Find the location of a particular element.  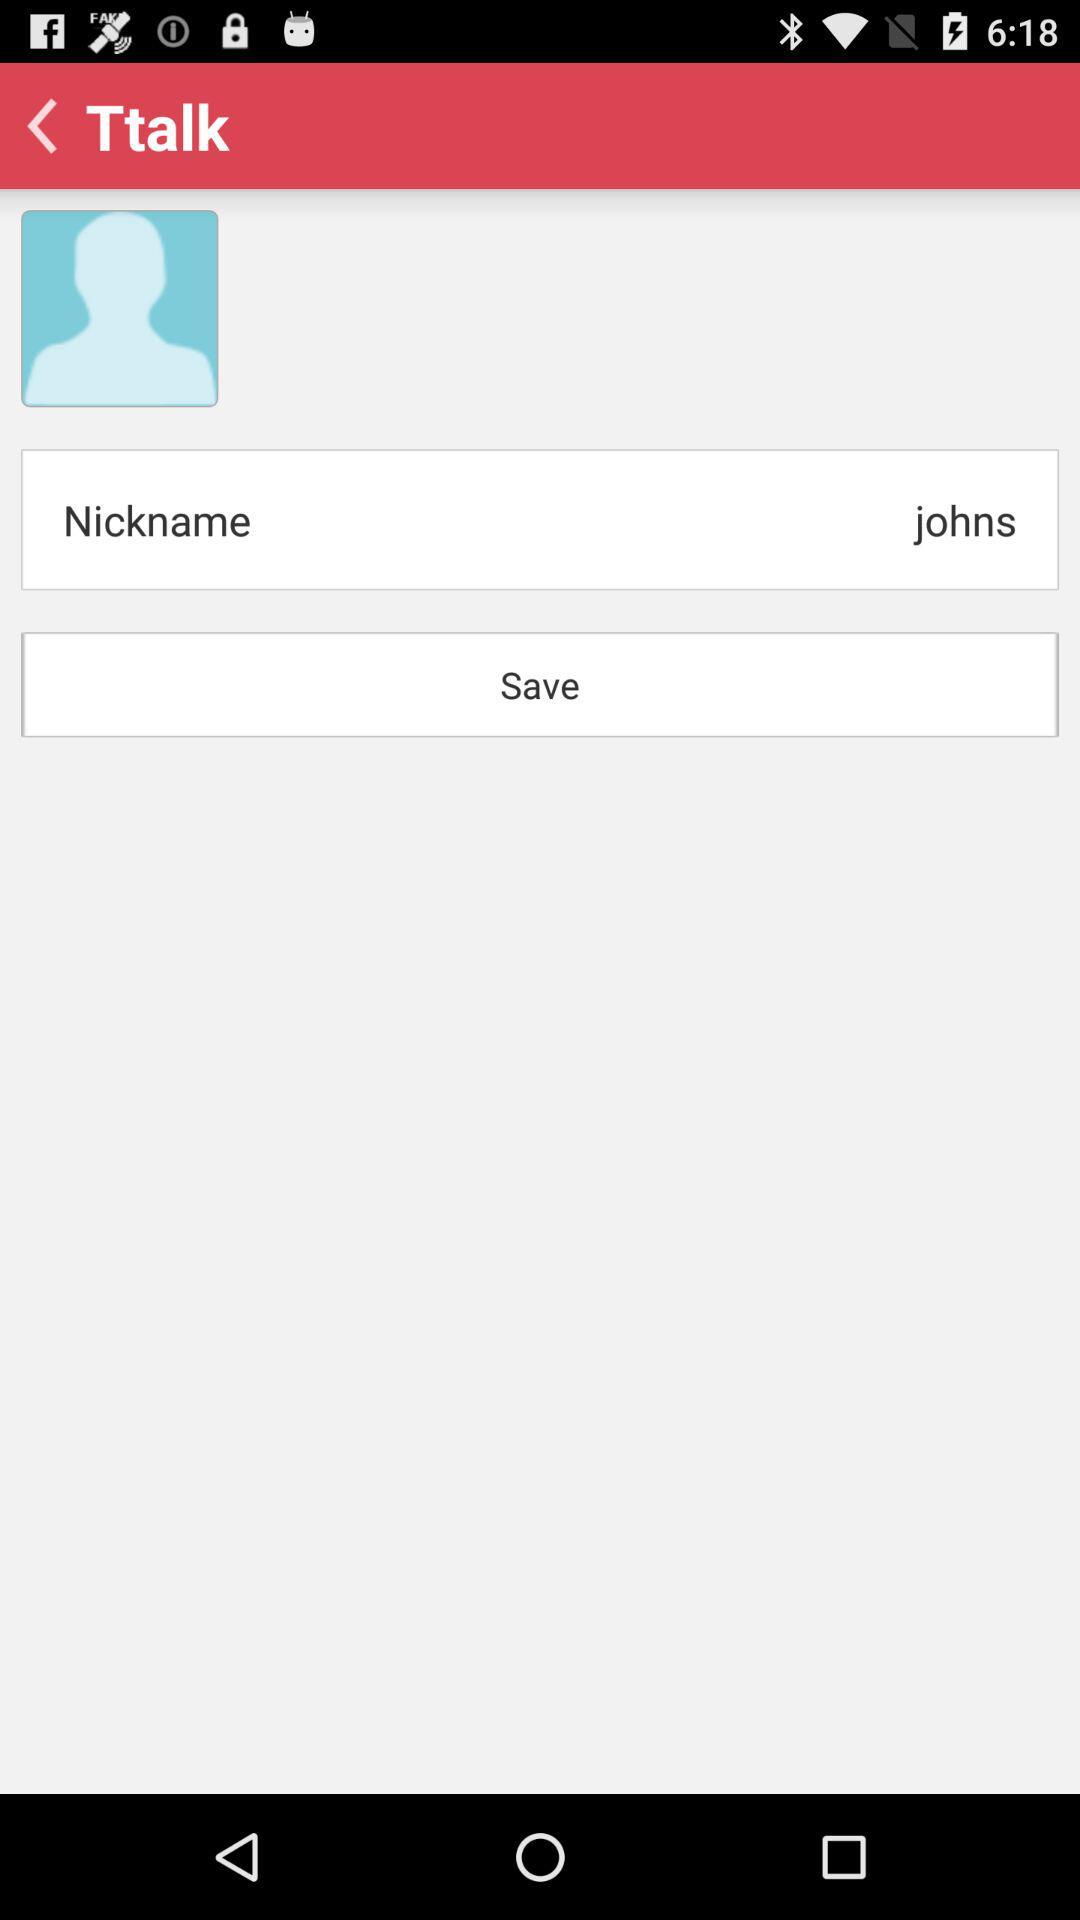

the arrow_backward icon is located at coordinates (46, 133).